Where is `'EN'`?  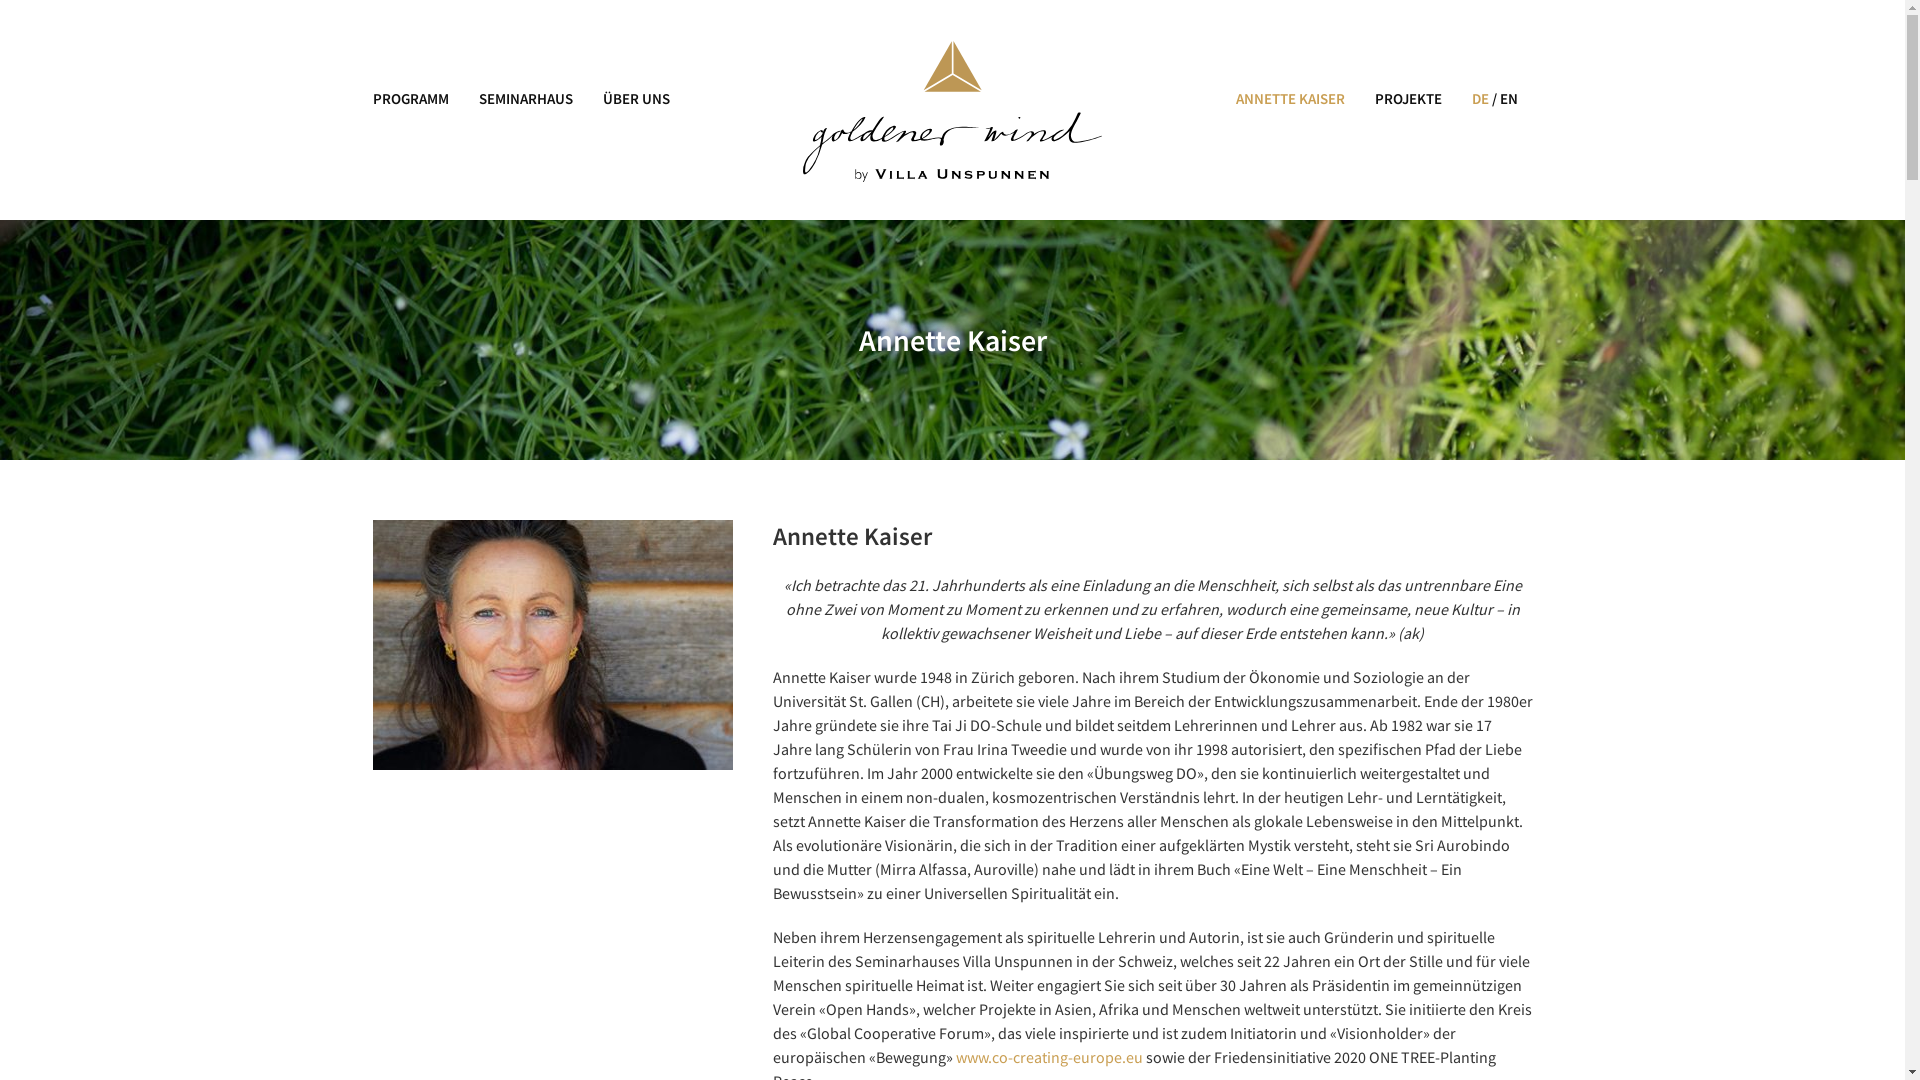
'EN' is located at coordinates (1508, 99).